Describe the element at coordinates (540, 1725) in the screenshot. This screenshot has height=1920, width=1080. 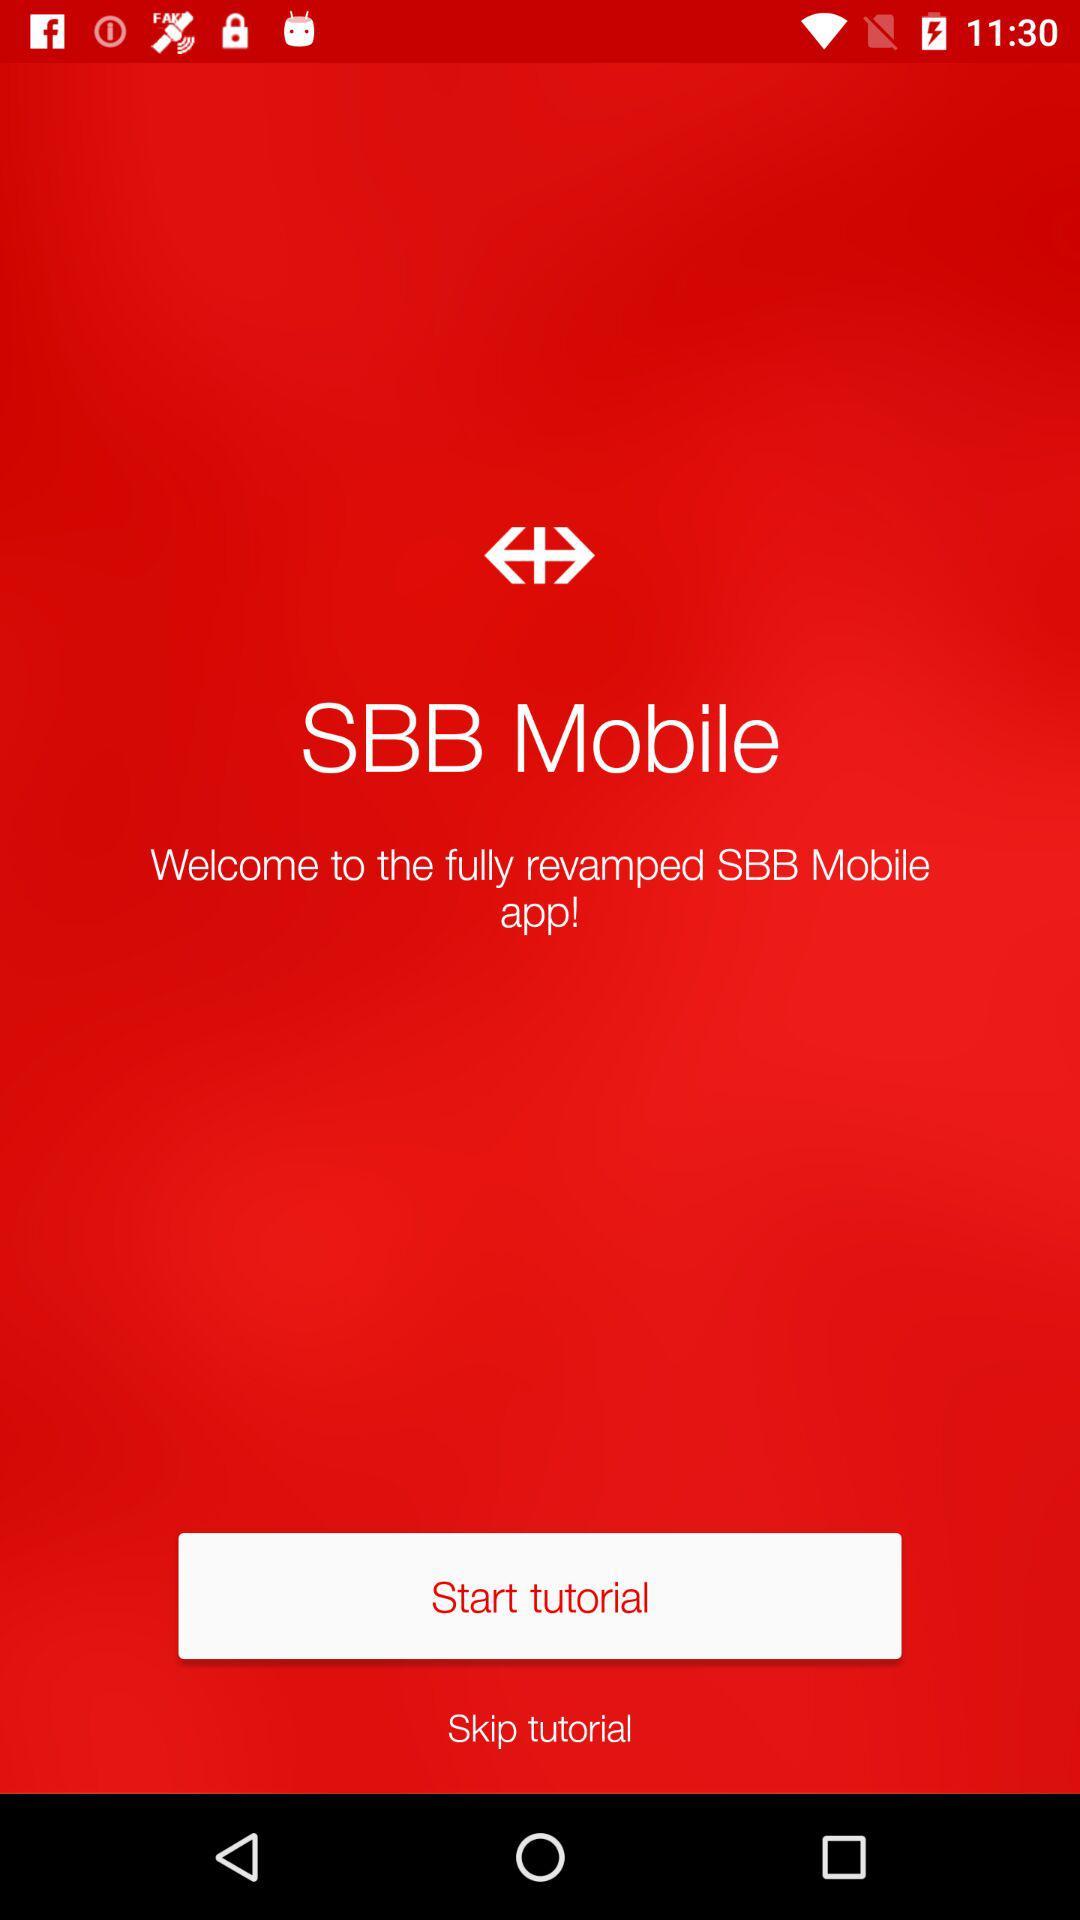
I see `the icon below the start tutorial icon` at that location.